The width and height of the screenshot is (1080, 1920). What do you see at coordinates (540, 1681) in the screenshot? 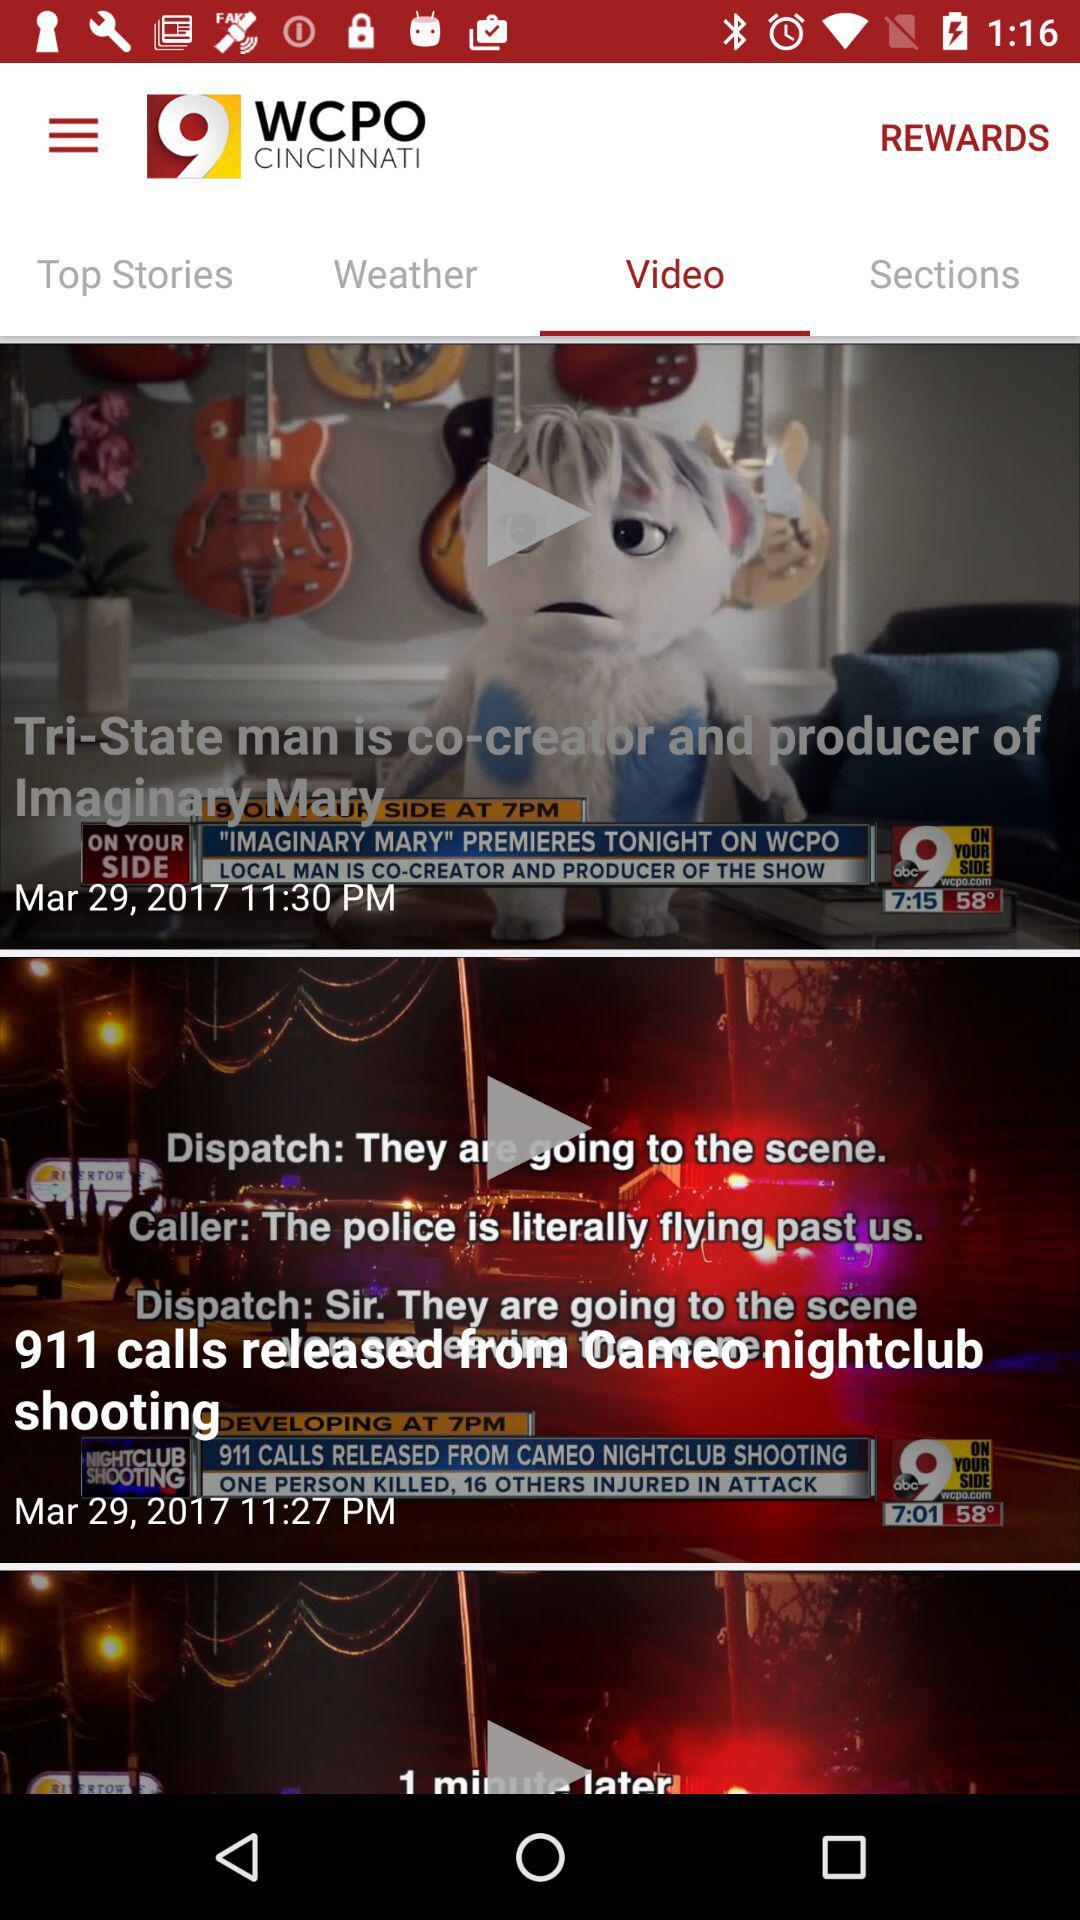
I see `video` at bounding box center [540, 1681].